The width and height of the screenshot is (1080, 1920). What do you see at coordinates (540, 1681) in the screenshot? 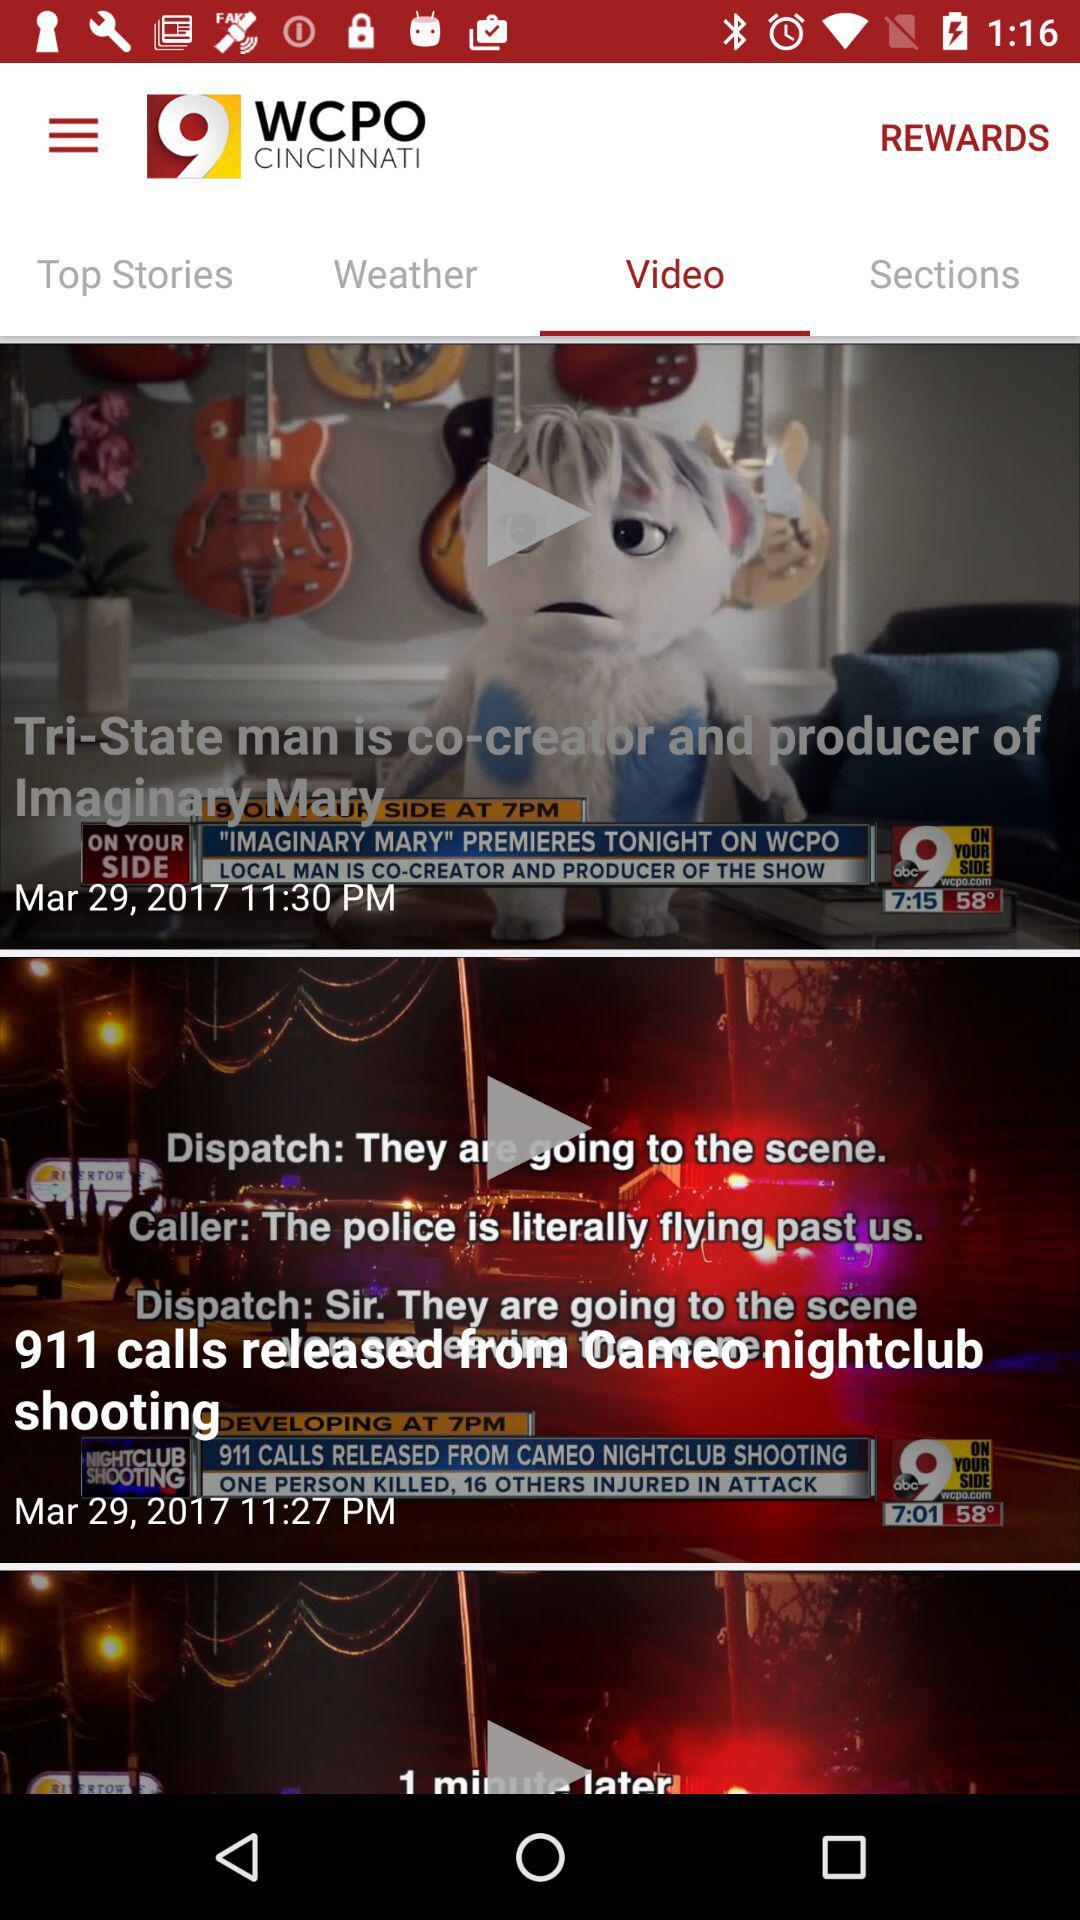
I see `video` at bounding box center [540, 1681].